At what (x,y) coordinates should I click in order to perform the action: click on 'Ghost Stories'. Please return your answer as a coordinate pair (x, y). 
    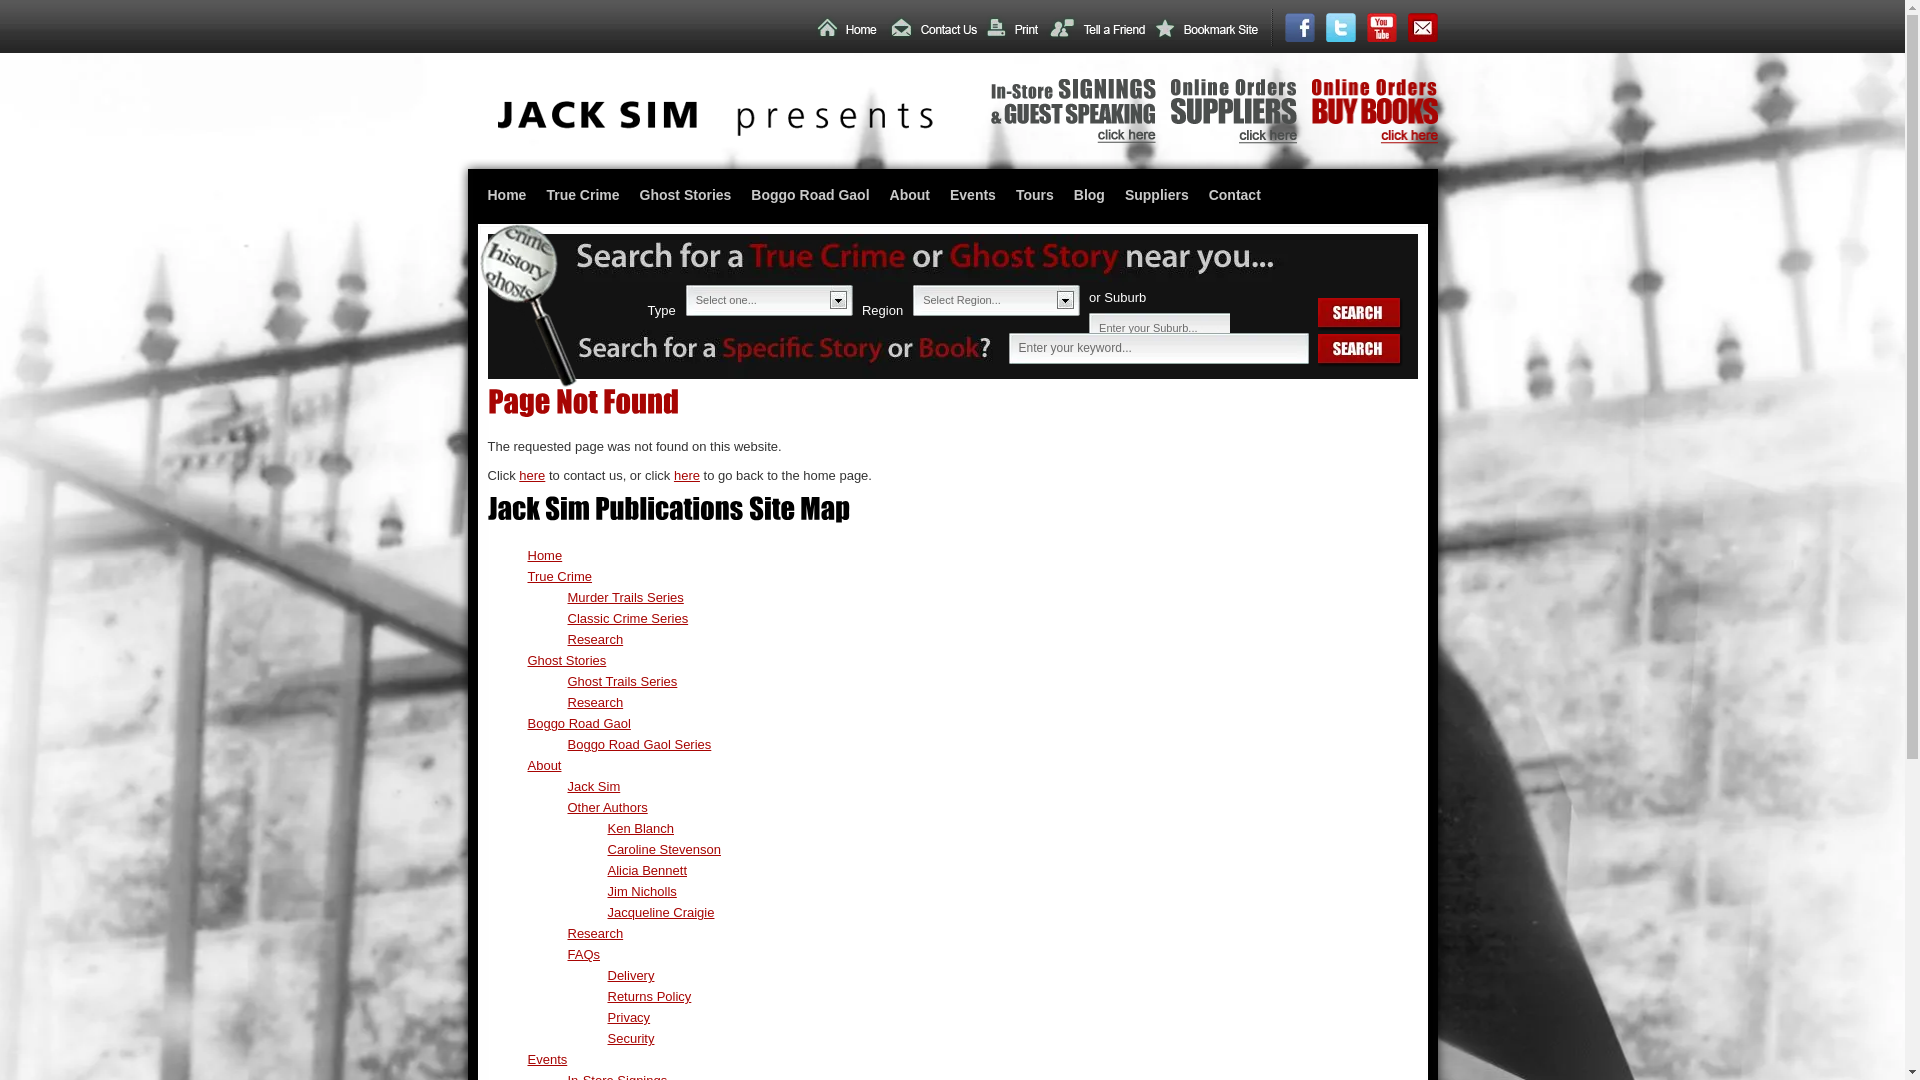
    Looking at the image, I should click on (686, 196).